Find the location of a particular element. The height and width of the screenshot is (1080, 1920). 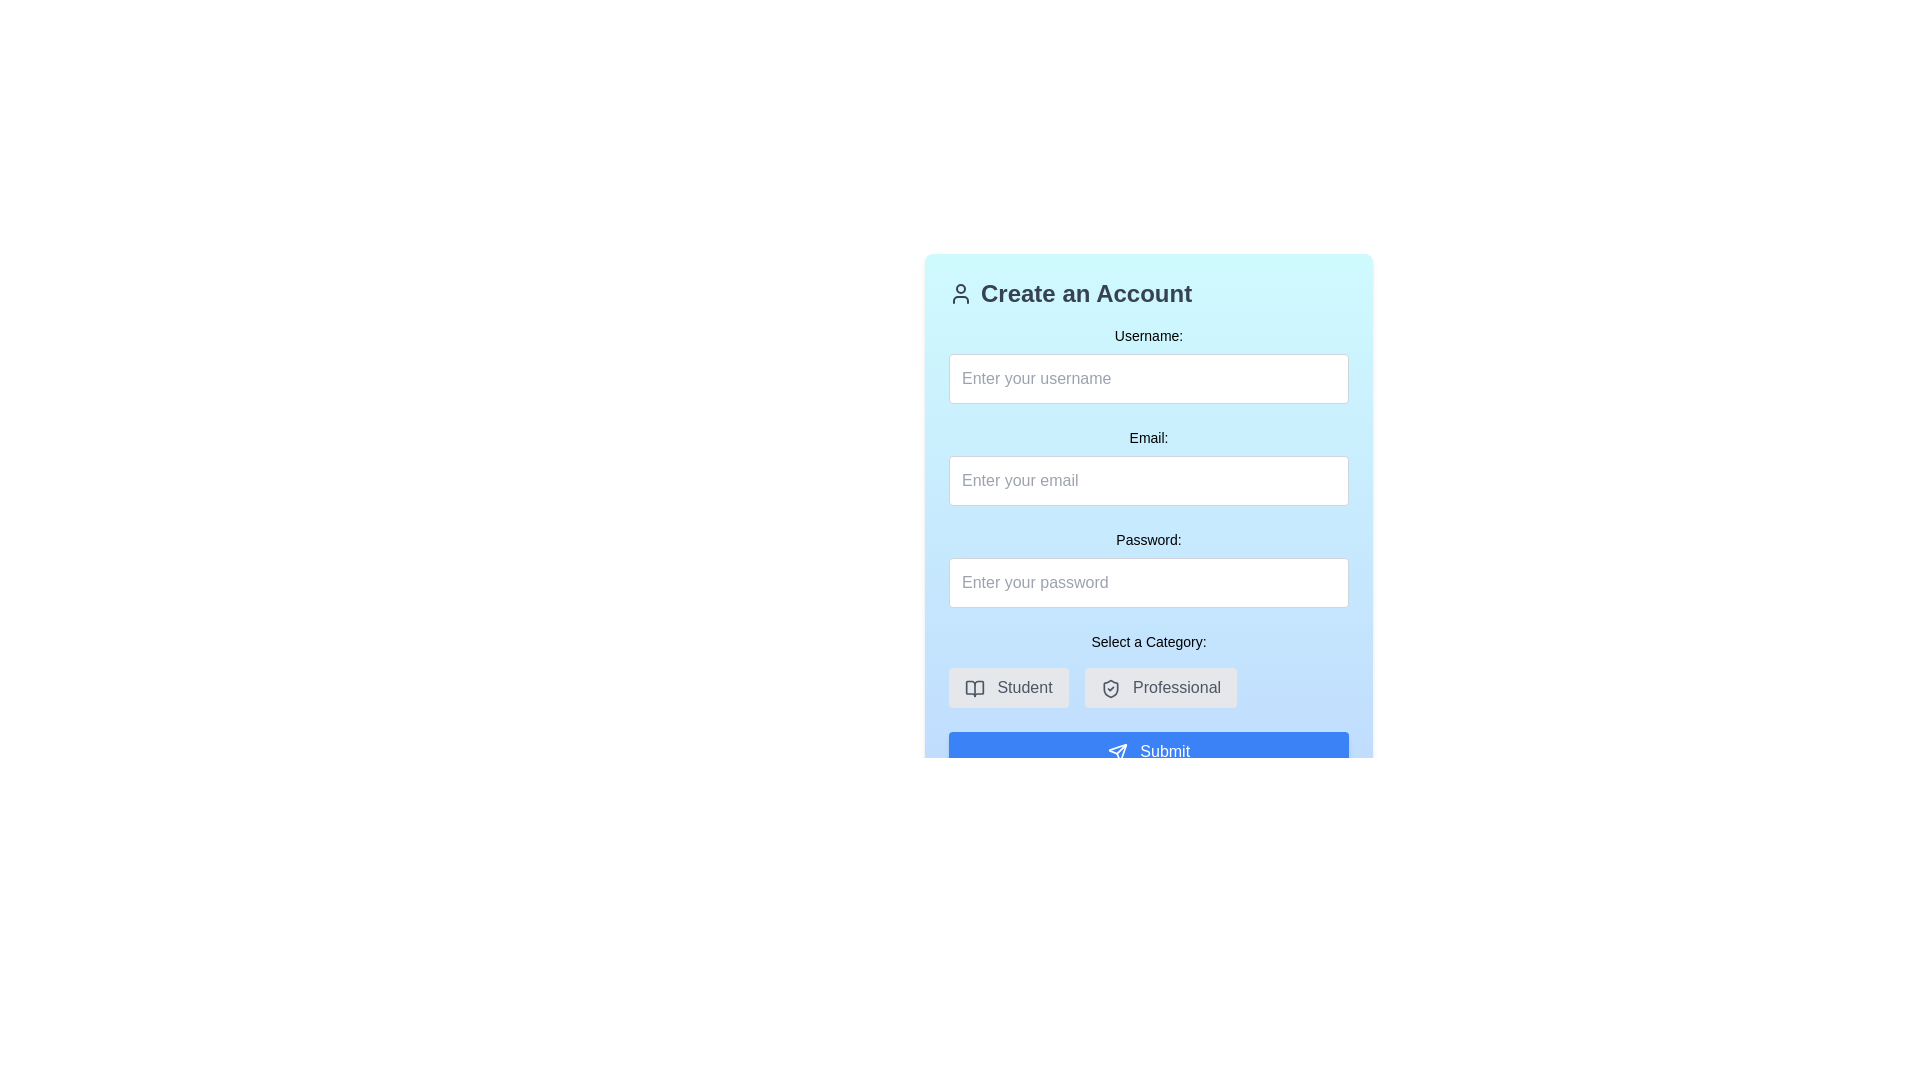

the 'Submit' button with a blue background and white text is located at coordinates (1148, 752).